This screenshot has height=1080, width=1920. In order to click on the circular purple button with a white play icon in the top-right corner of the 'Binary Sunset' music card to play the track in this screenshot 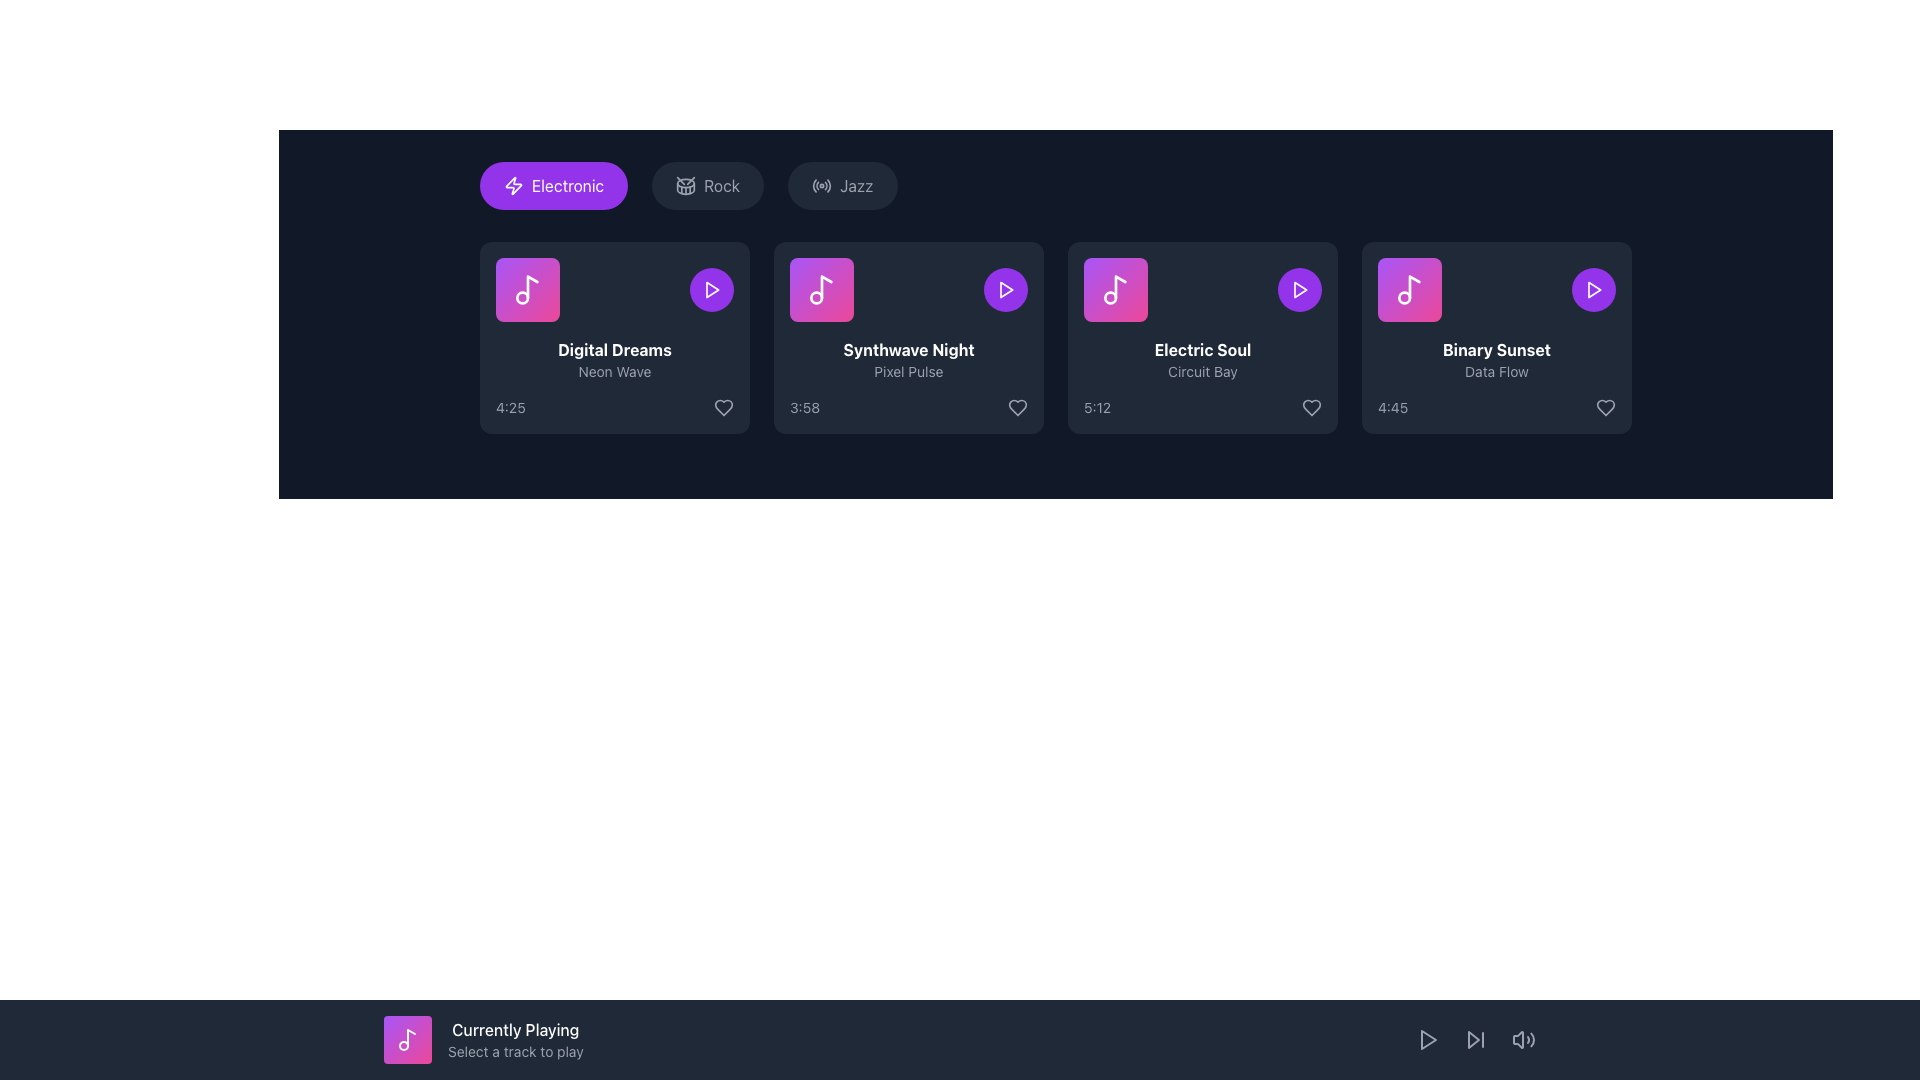, I will do `click(1592, 289)`.